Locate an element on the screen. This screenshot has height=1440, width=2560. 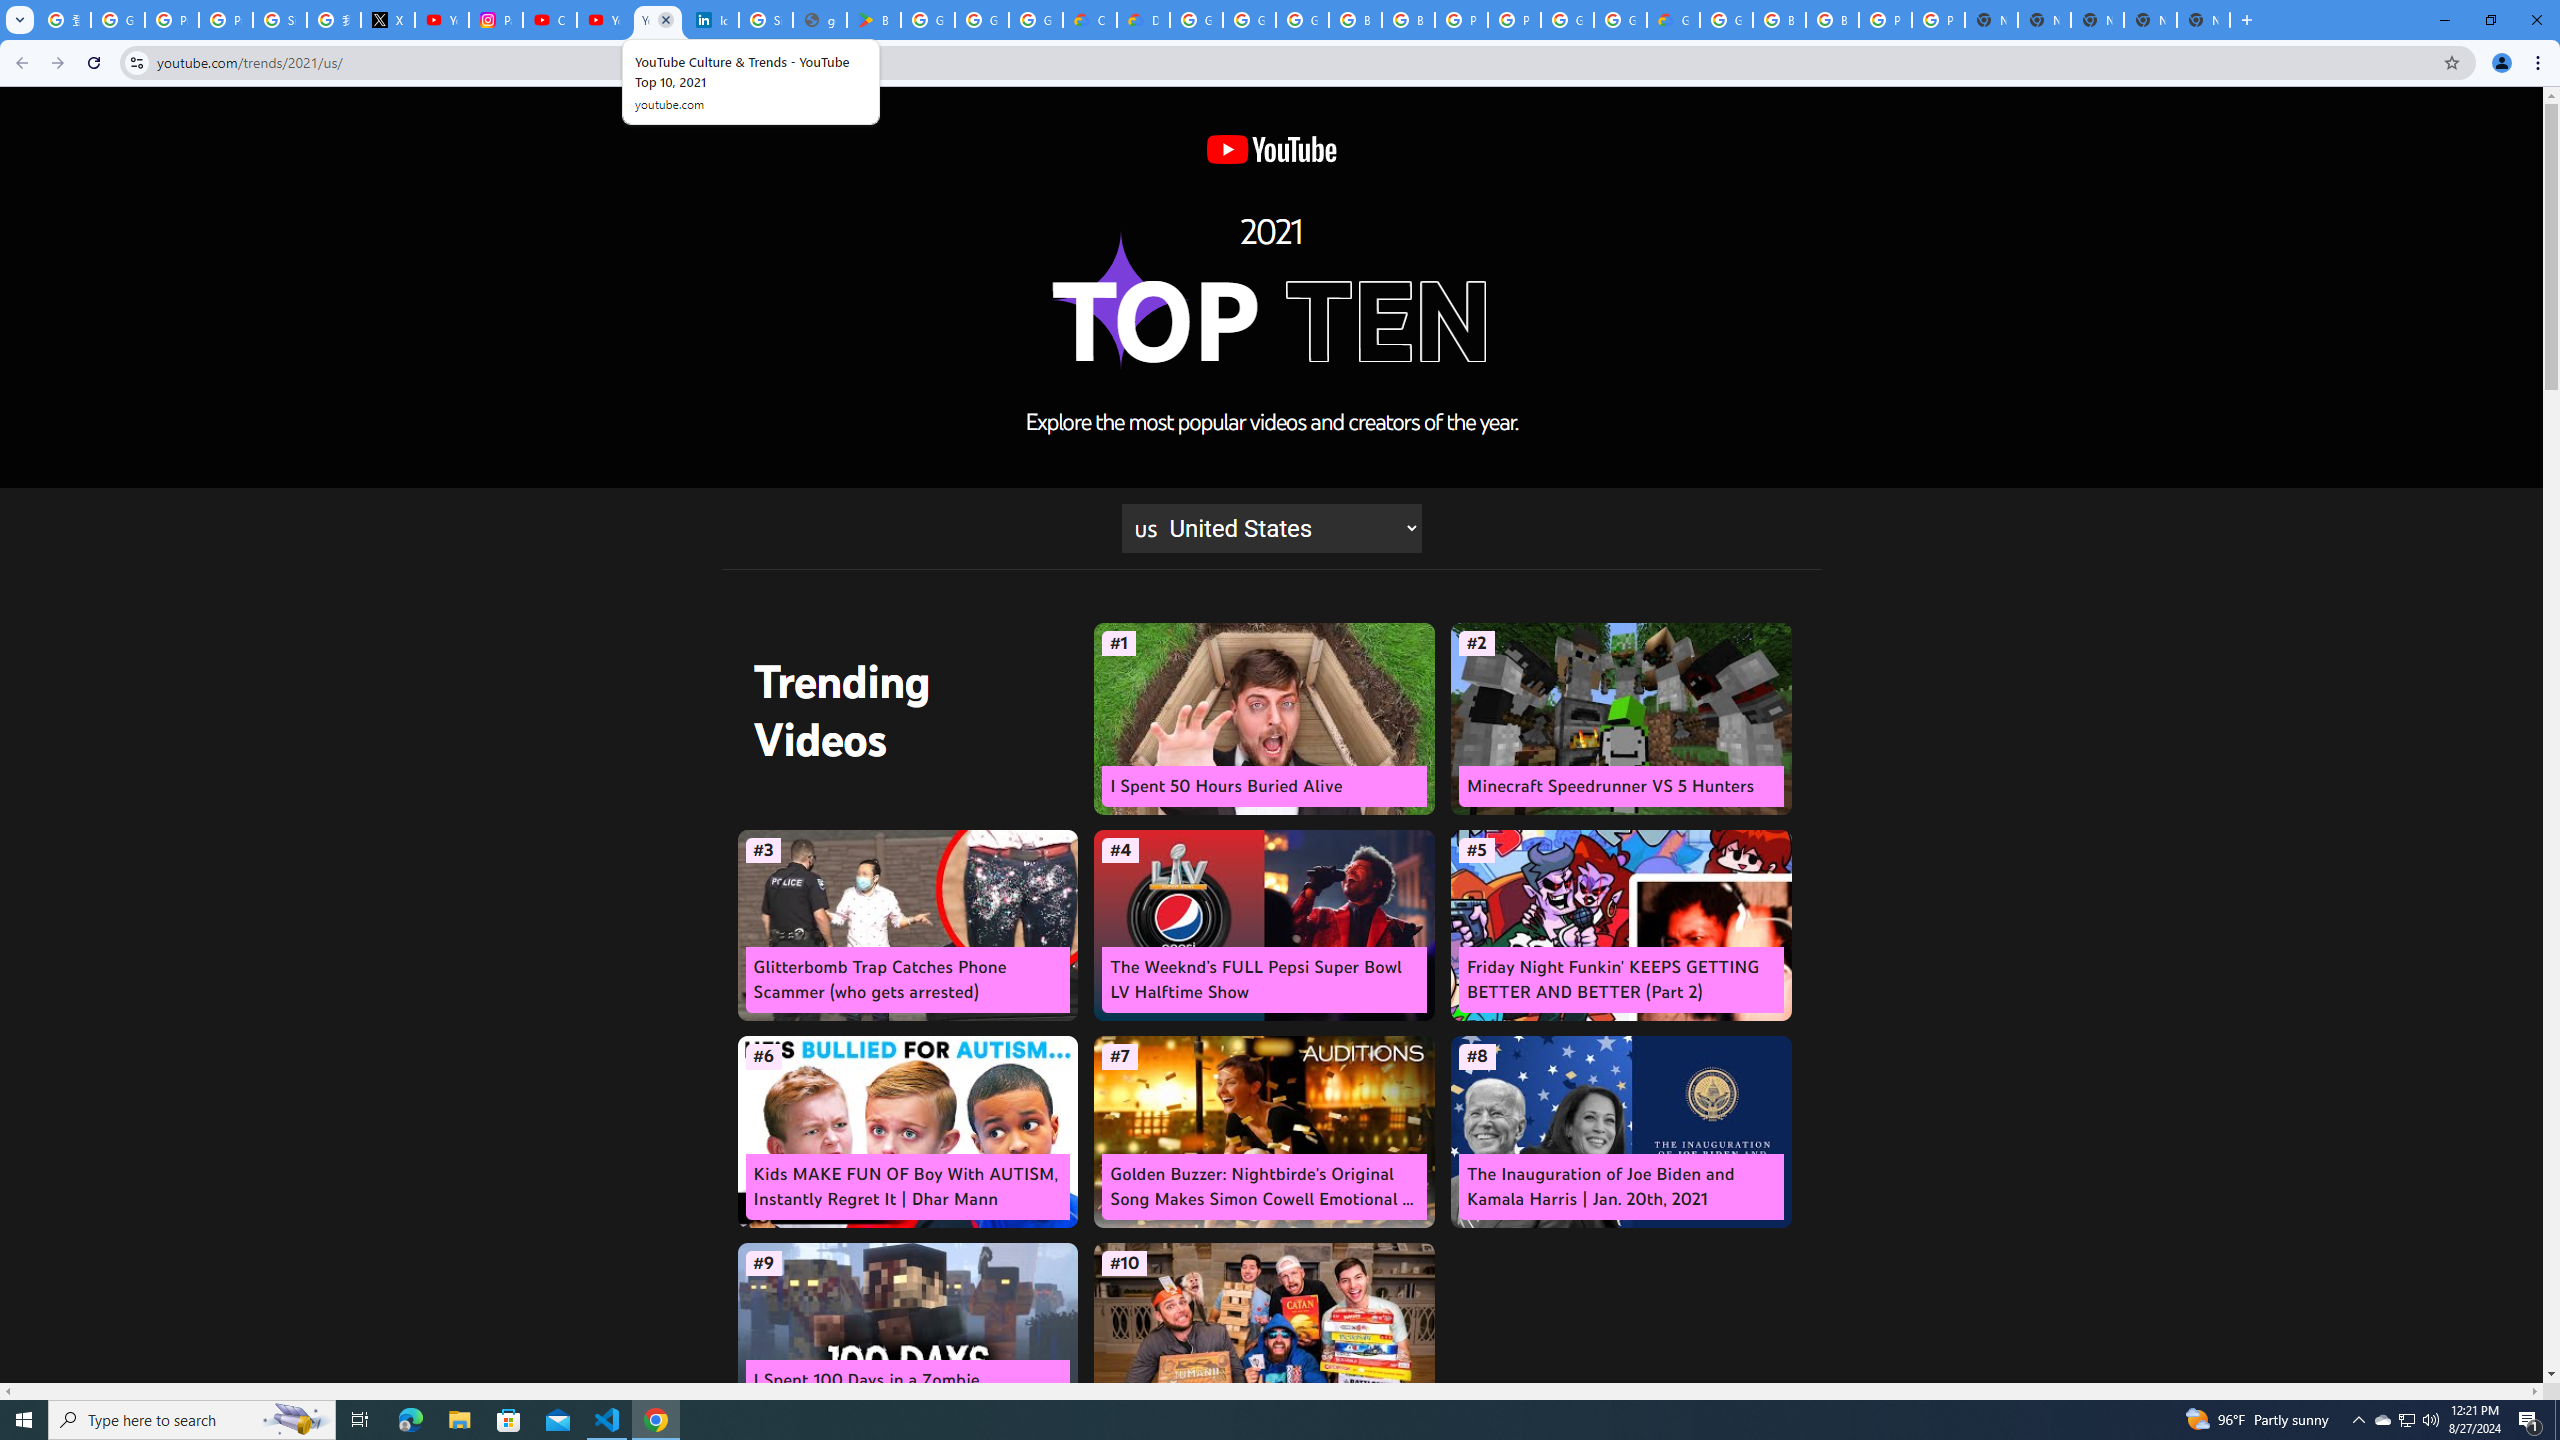
'YouTube Culture & Trends - YouTube Top 10, 2021' is located at coordinates (656, 19).